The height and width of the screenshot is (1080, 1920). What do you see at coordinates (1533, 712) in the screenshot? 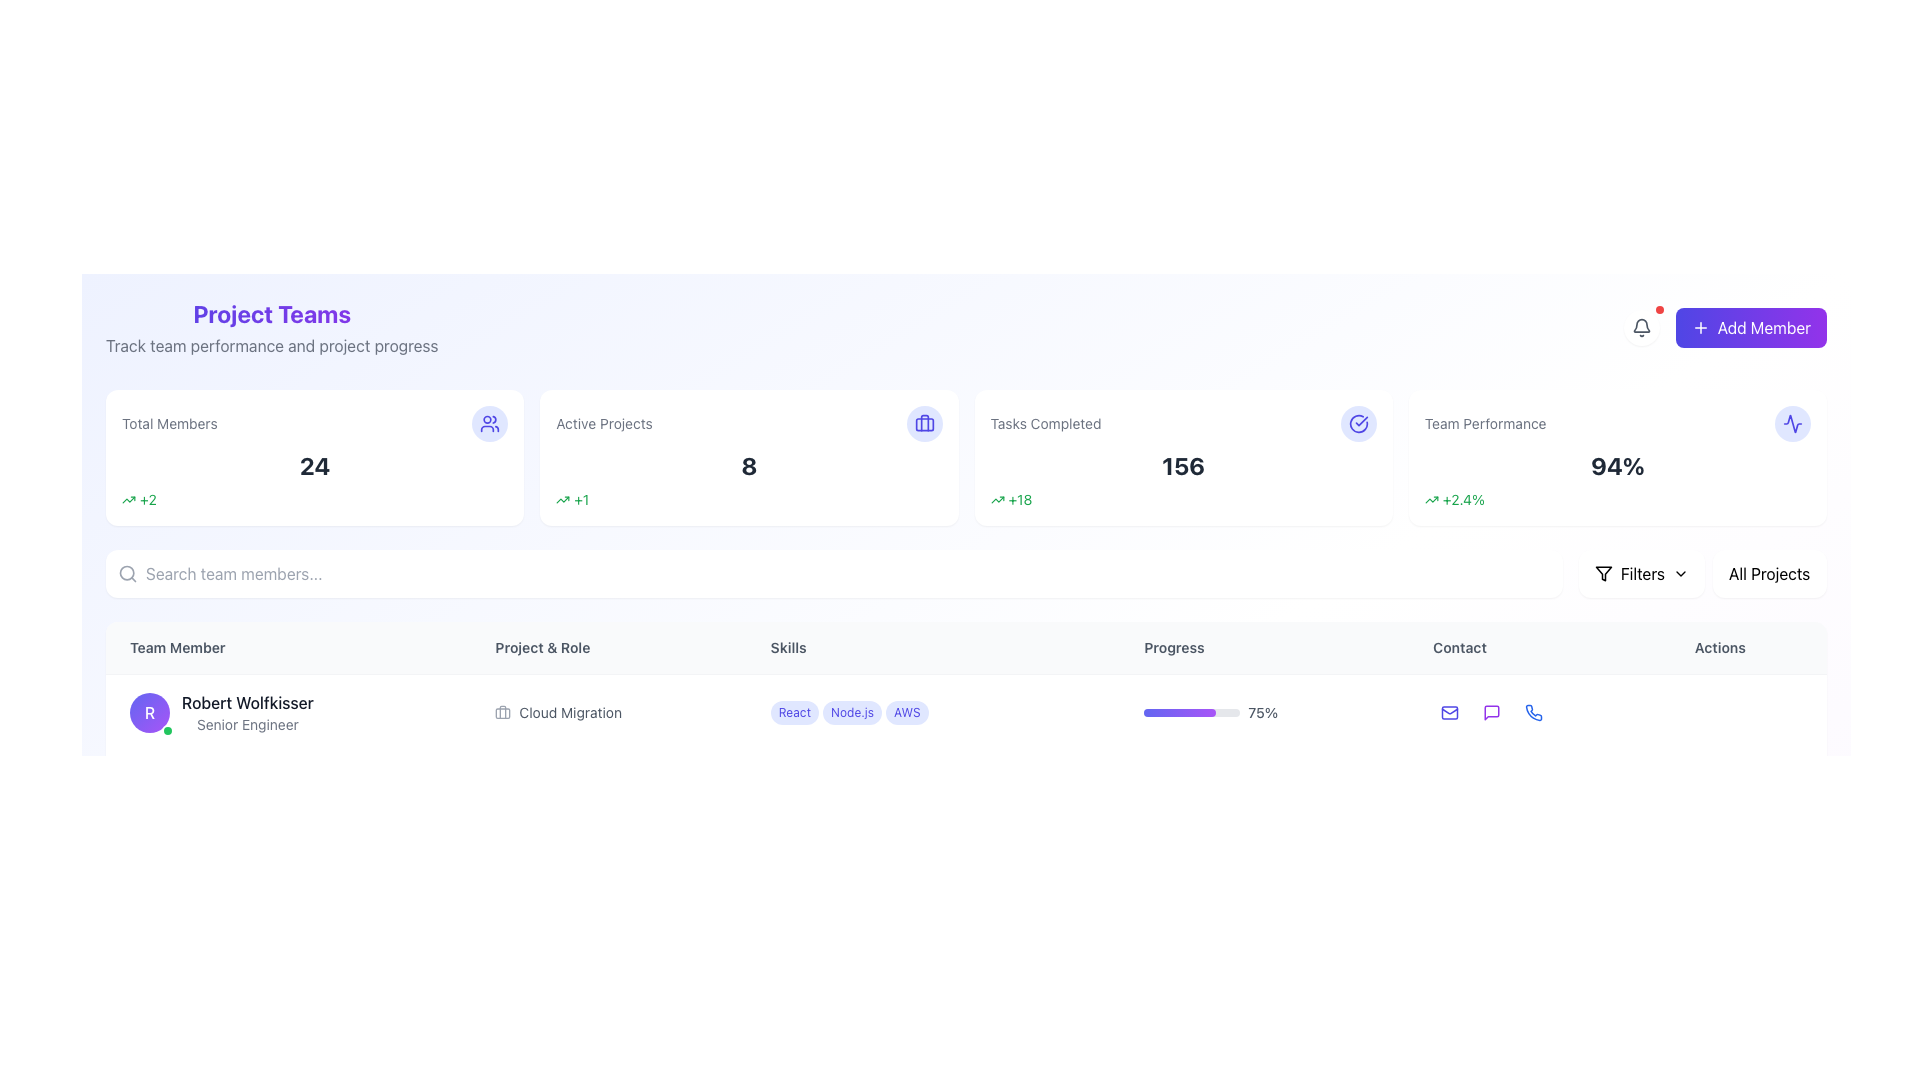
I see `the phone call icon located in the 'Contact' column` at bounding box center [1533, 712].